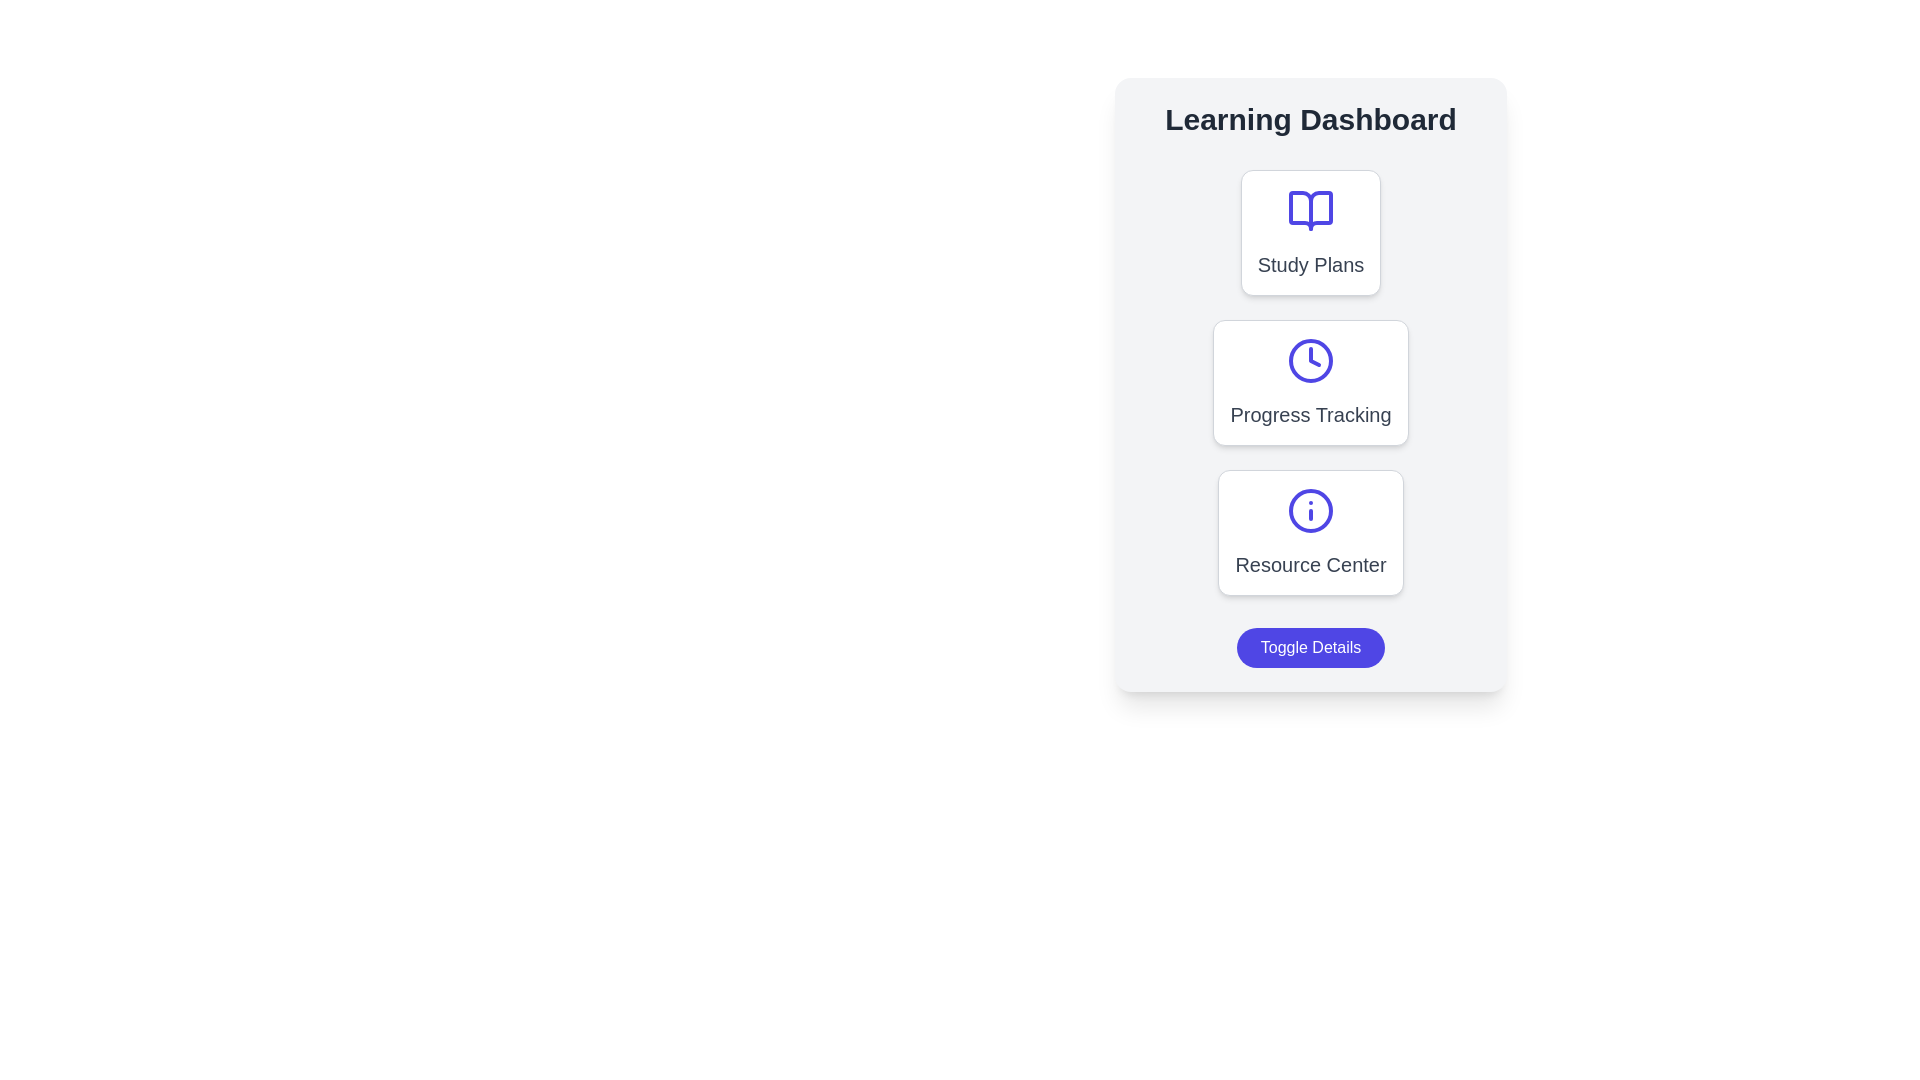 This screenshot has height=1080, width=1920. I want to click on the 'Progress Tracking' button, which is a rectangular card with a white background, rounded corners, and a blue clock icon at the top center, so click(1310, 382).